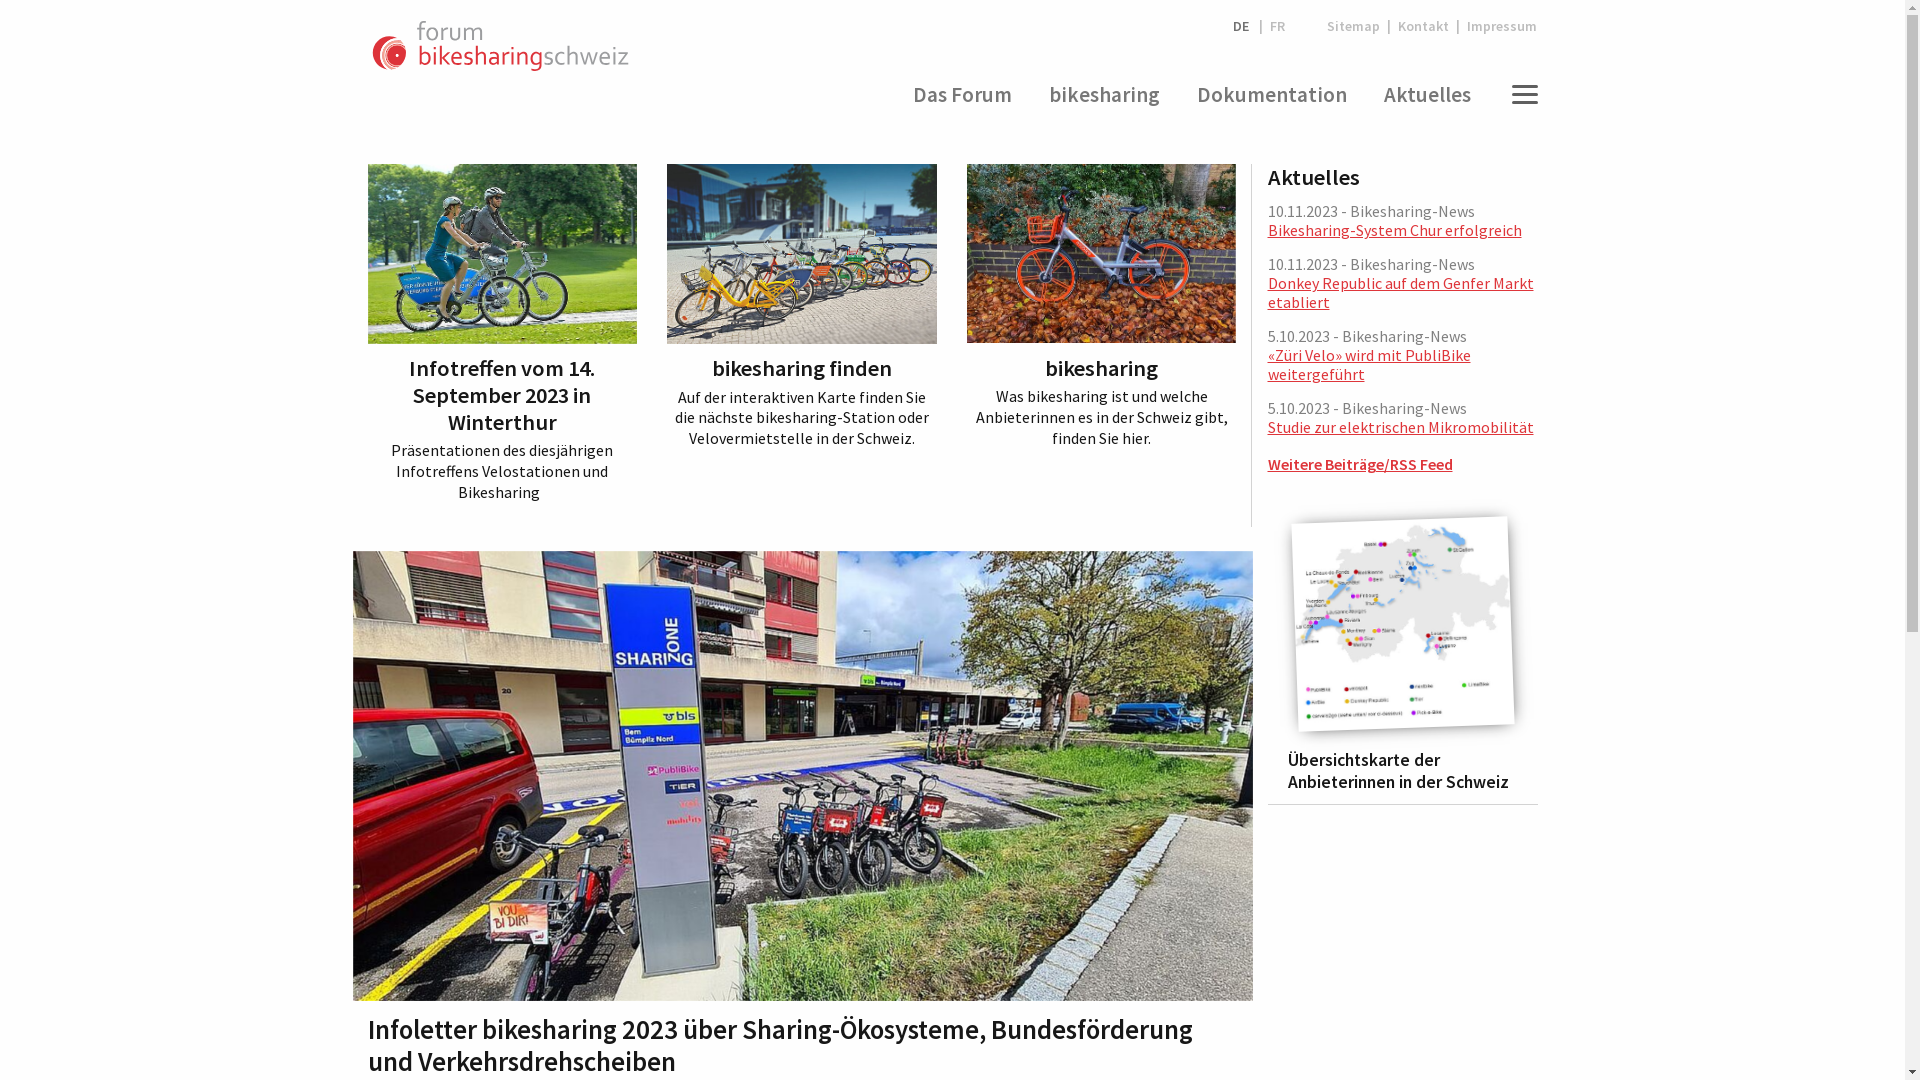 This screenshot has height=1080, width=1920. What do you see at coordinates (500, 45) in the screenshot?
I see `'Forum Bikesharing Schweiz'` at bounding box center [500, 45].